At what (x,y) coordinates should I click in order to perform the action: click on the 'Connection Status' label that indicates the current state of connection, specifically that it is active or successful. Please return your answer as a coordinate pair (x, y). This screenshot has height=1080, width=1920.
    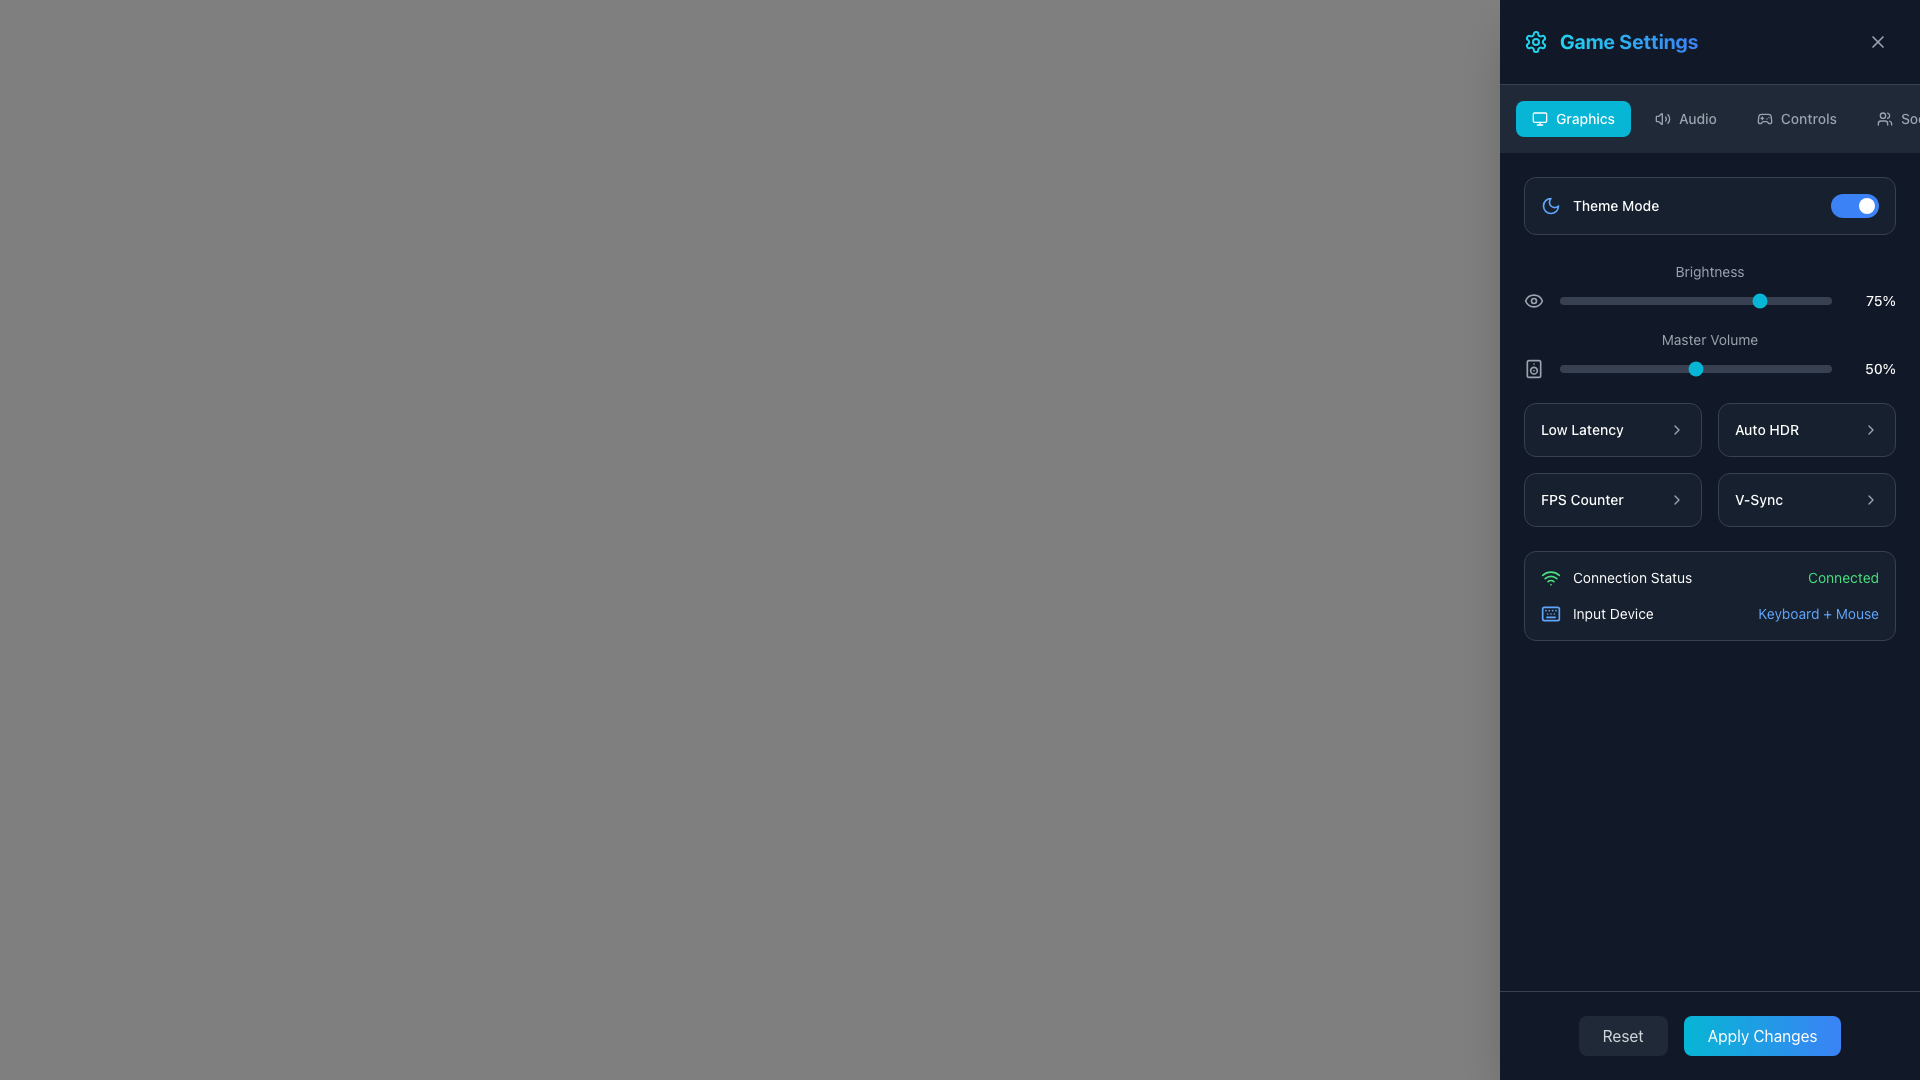
    Looking at the image, I should click on (1842, 578).